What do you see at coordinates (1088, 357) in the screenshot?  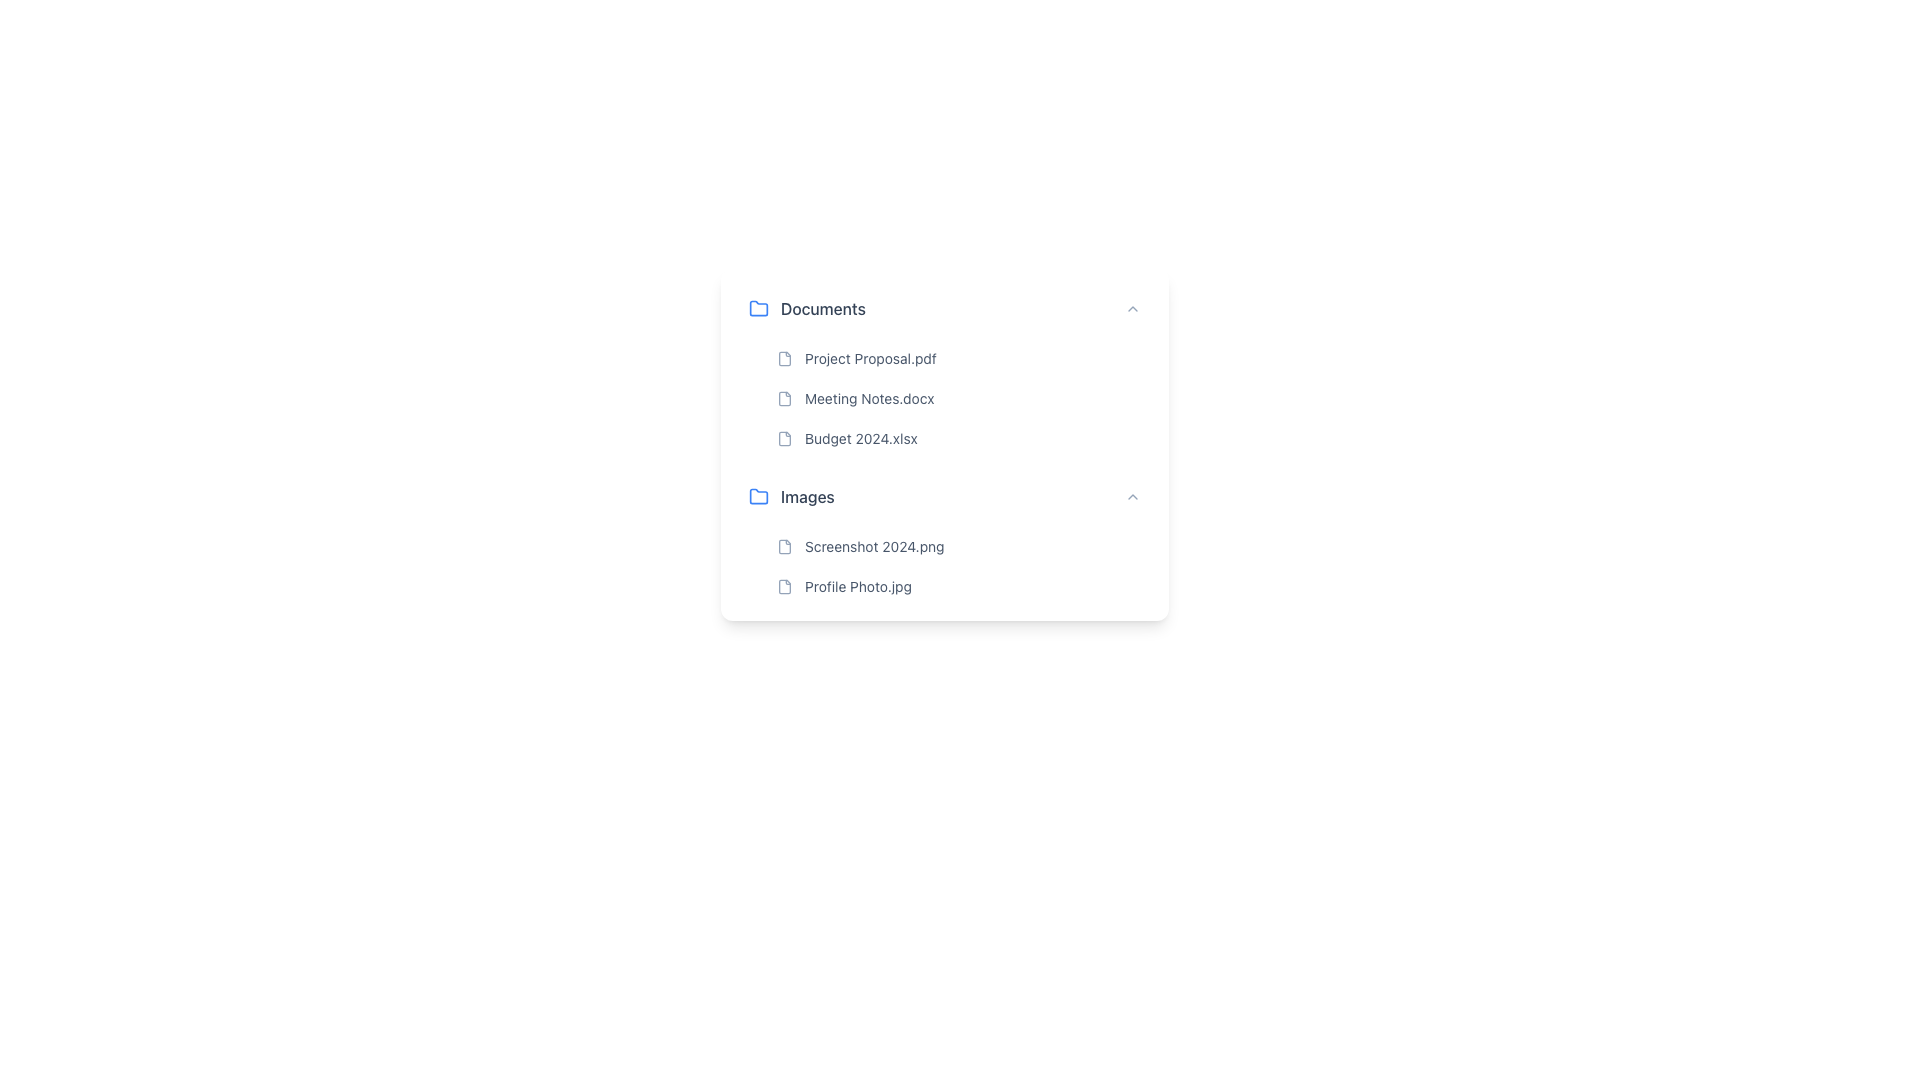 I see `the SVG Circle element that is part of the clock icon, located adjacent to the filename 'Meeting Notes.docx' in the 'Documents' section` at bounding box center [1088, 357].